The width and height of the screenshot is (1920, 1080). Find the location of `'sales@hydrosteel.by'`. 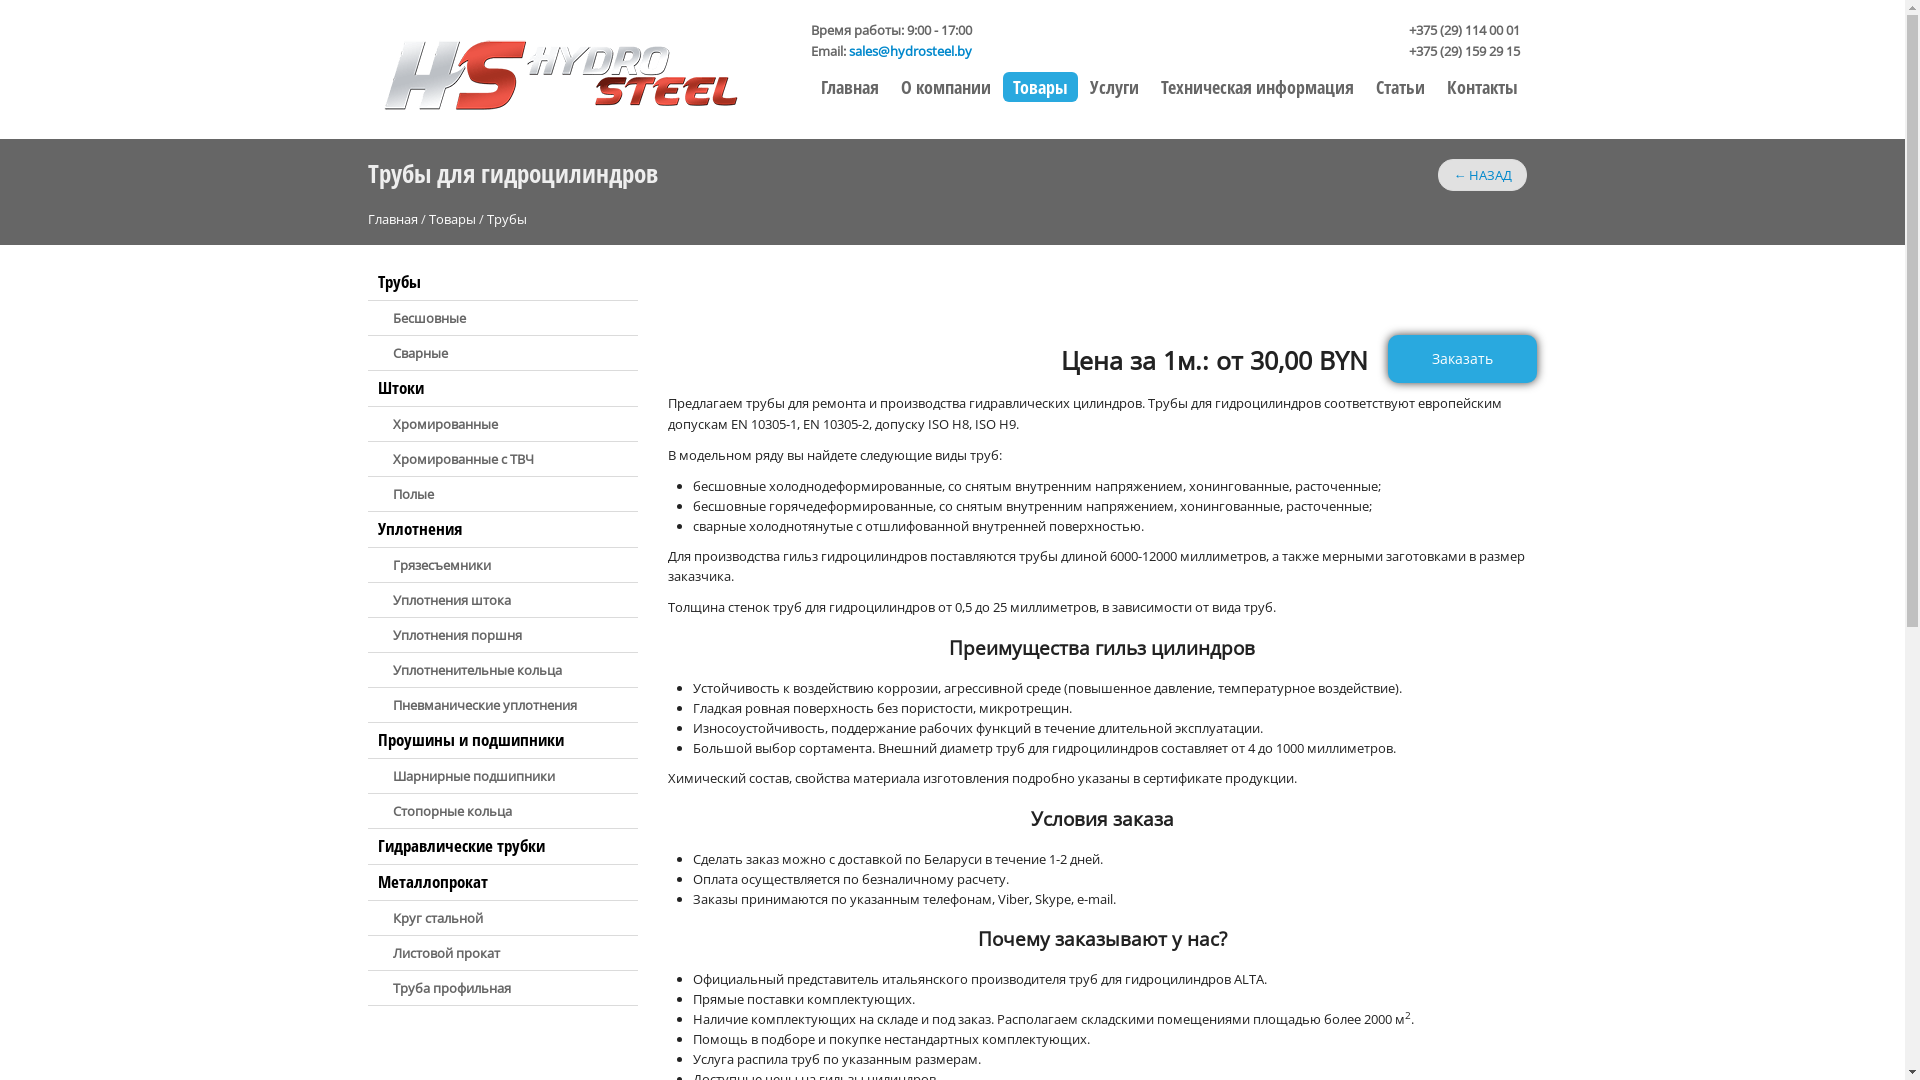

'sales@hydrosteel.by' is located at coordinates (908, 49).